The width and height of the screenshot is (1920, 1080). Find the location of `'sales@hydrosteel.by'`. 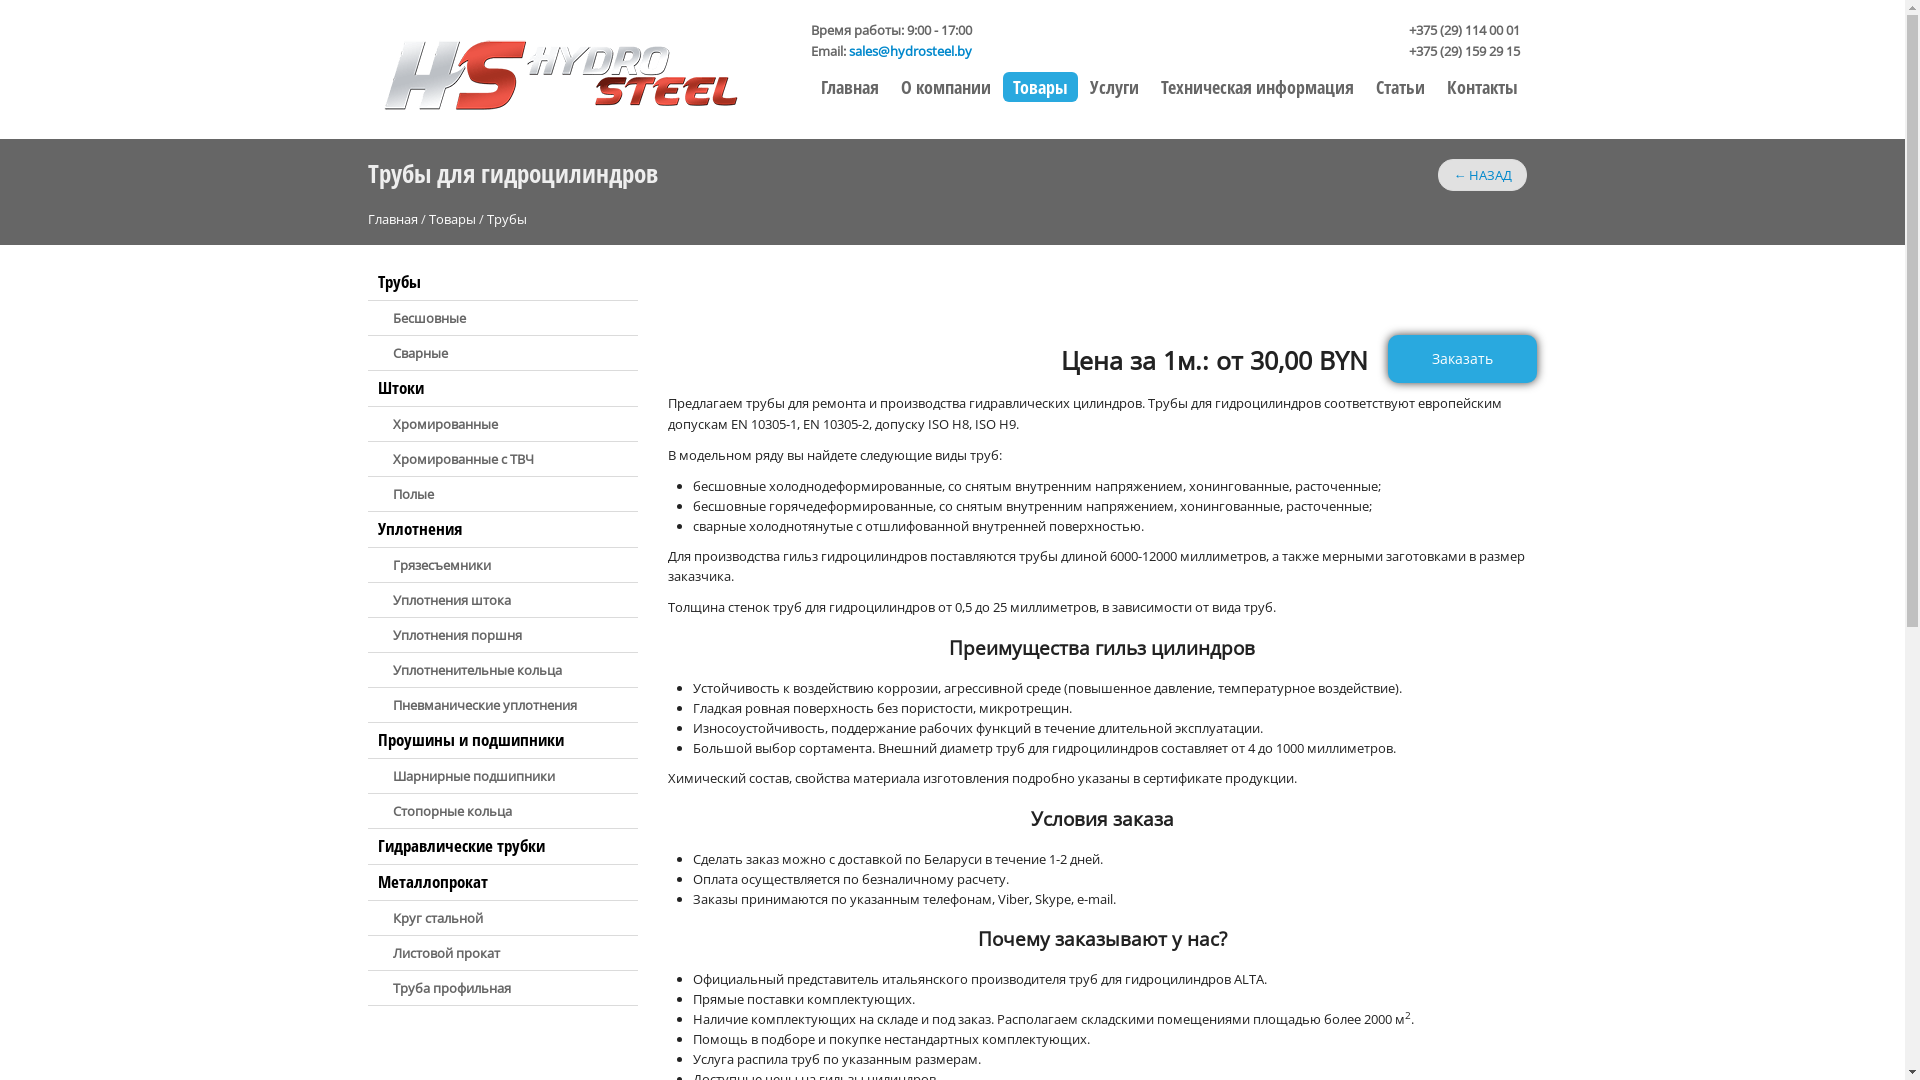

'sales@hydrosteel.by' is located at coordinates (908, 49).